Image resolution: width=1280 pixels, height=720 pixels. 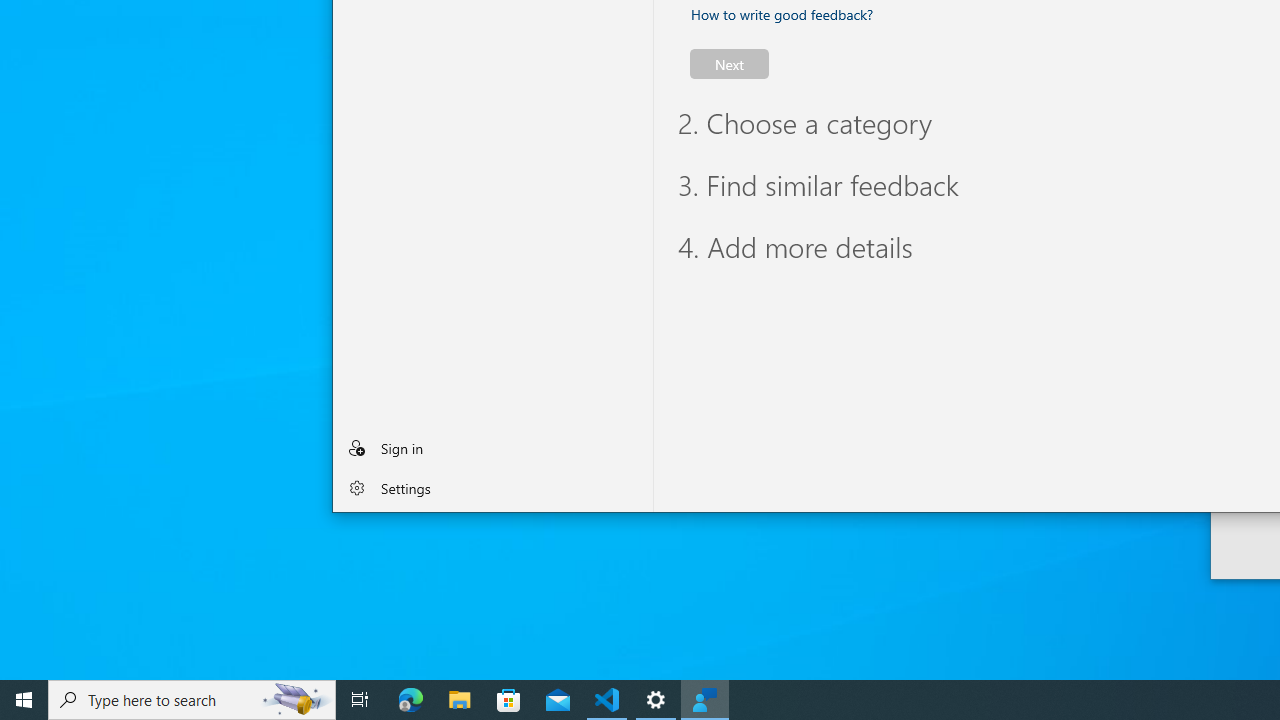 I want to click on 'Search highlights icon opens search home window', so click(x=294, y=698).